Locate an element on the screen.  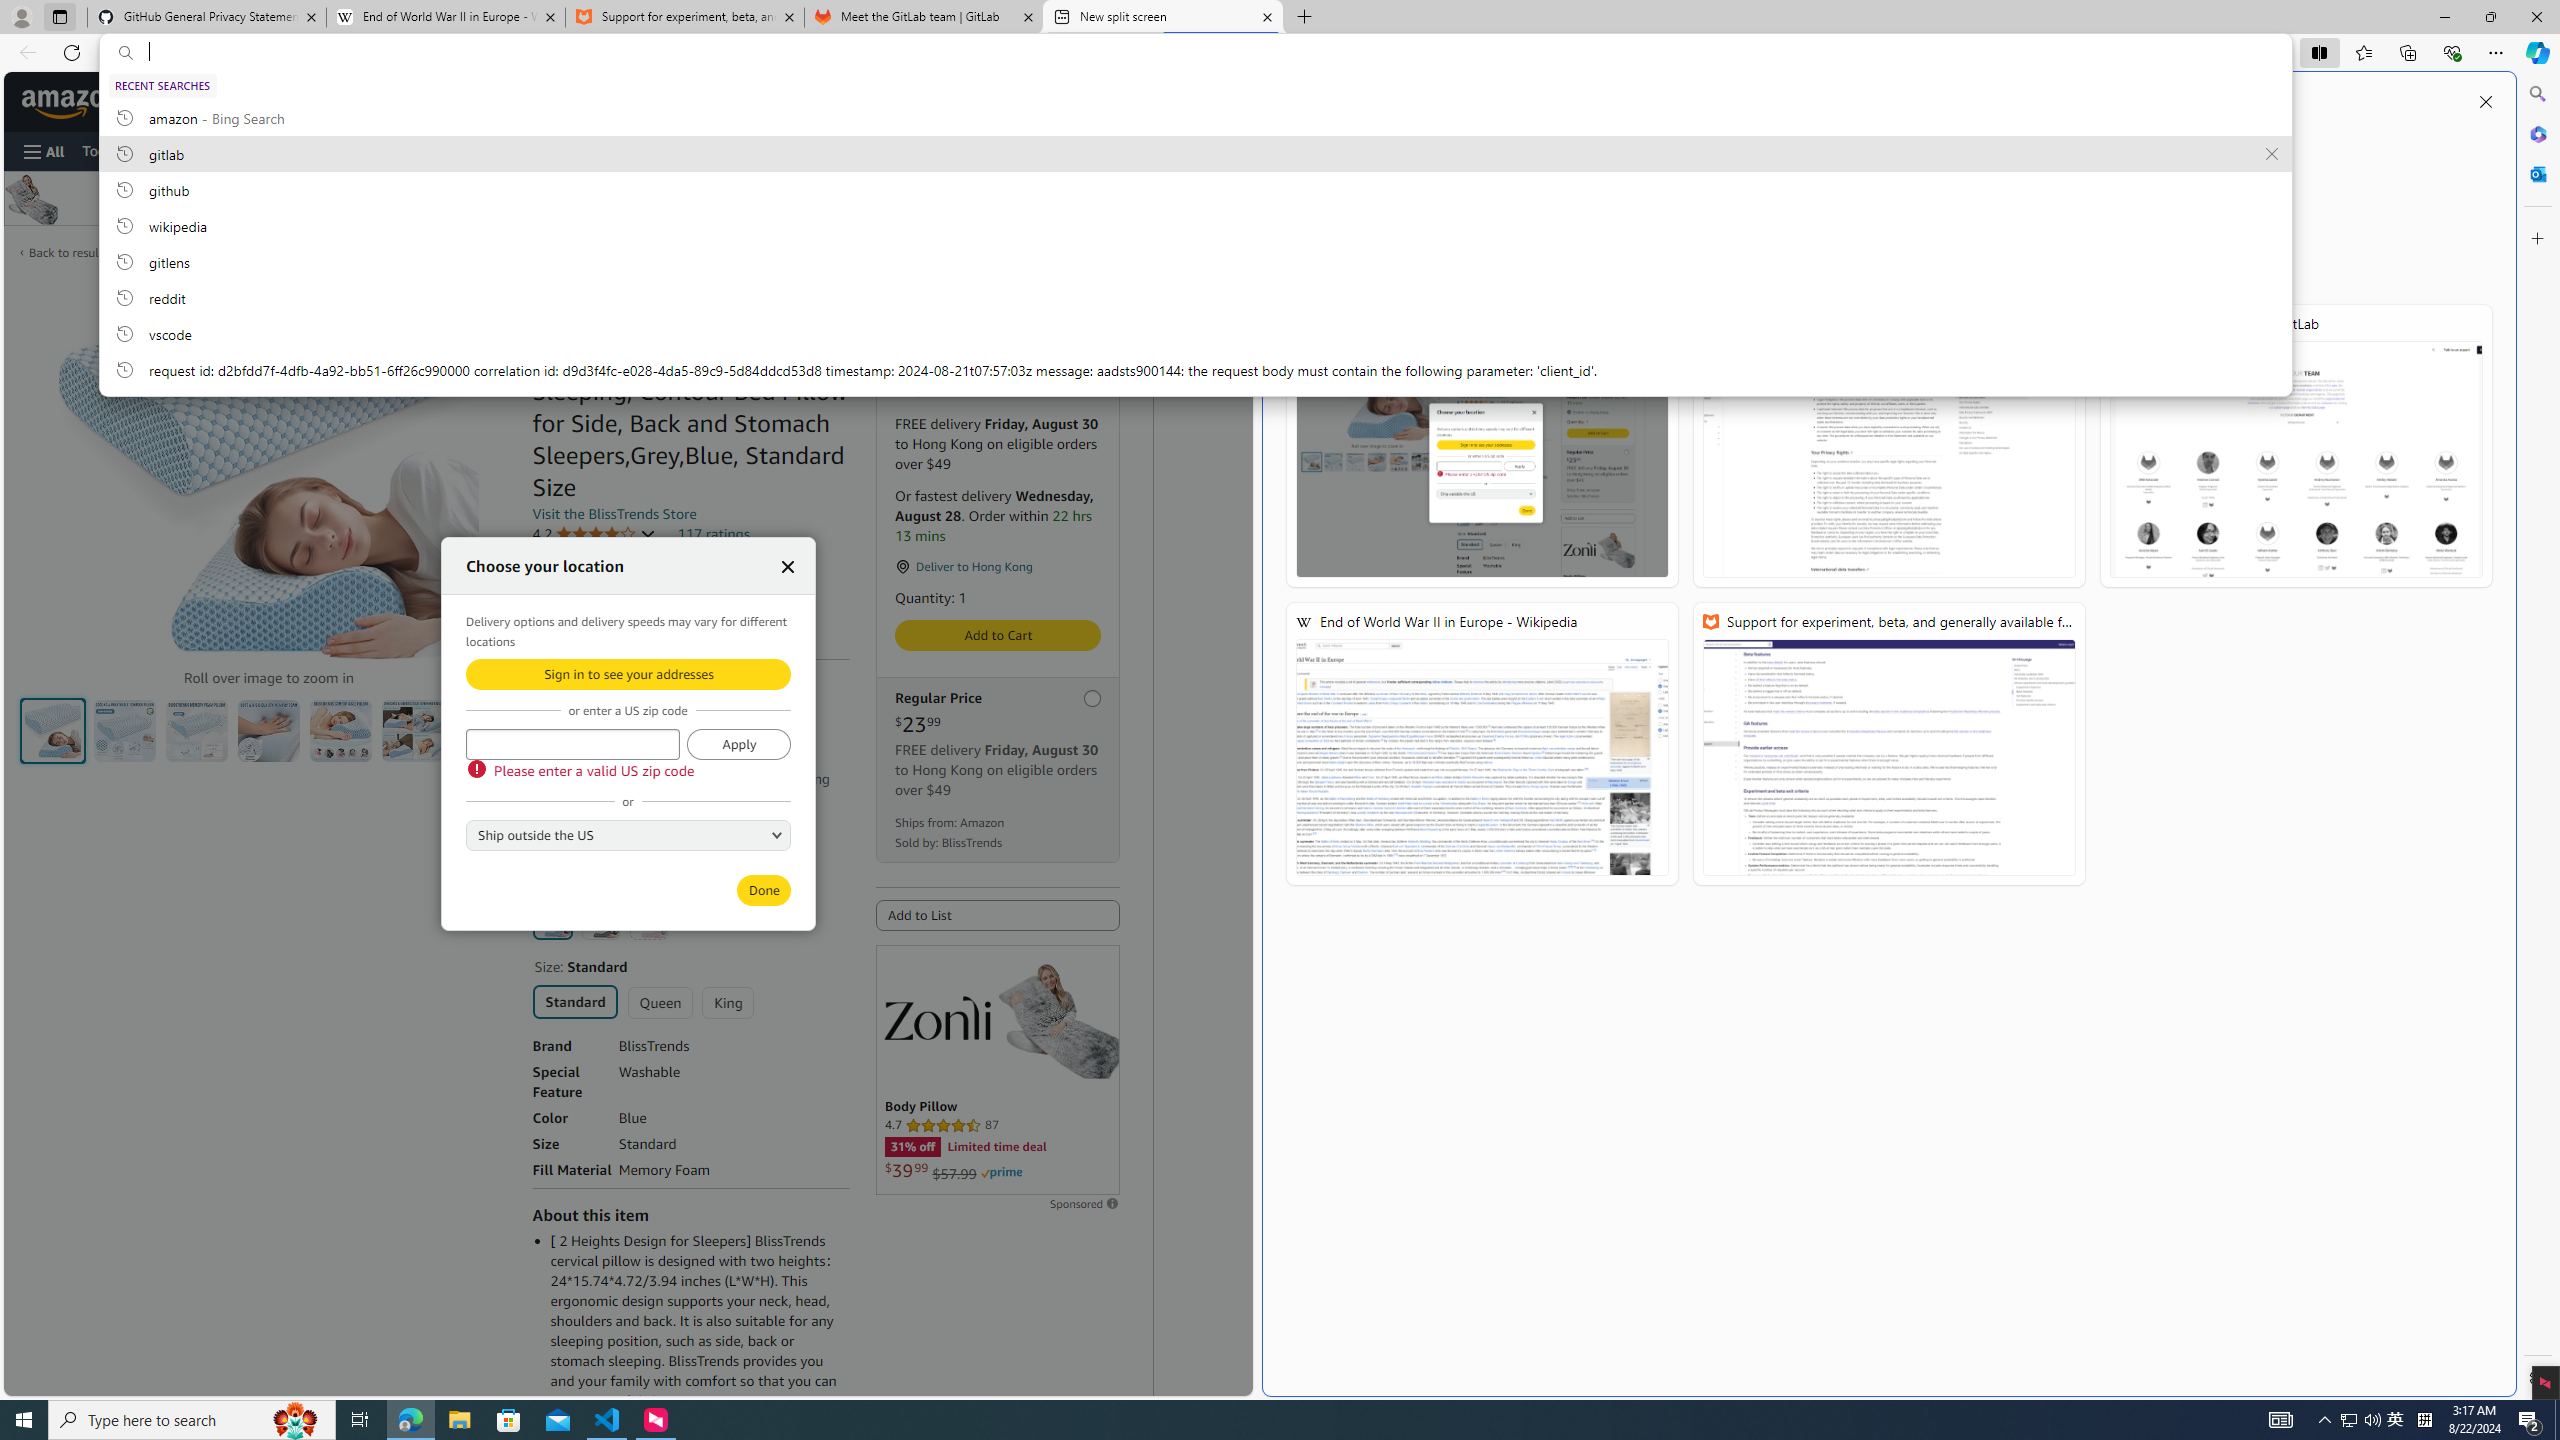
'Remove suggestion' is located at coordinates (2271, 153).